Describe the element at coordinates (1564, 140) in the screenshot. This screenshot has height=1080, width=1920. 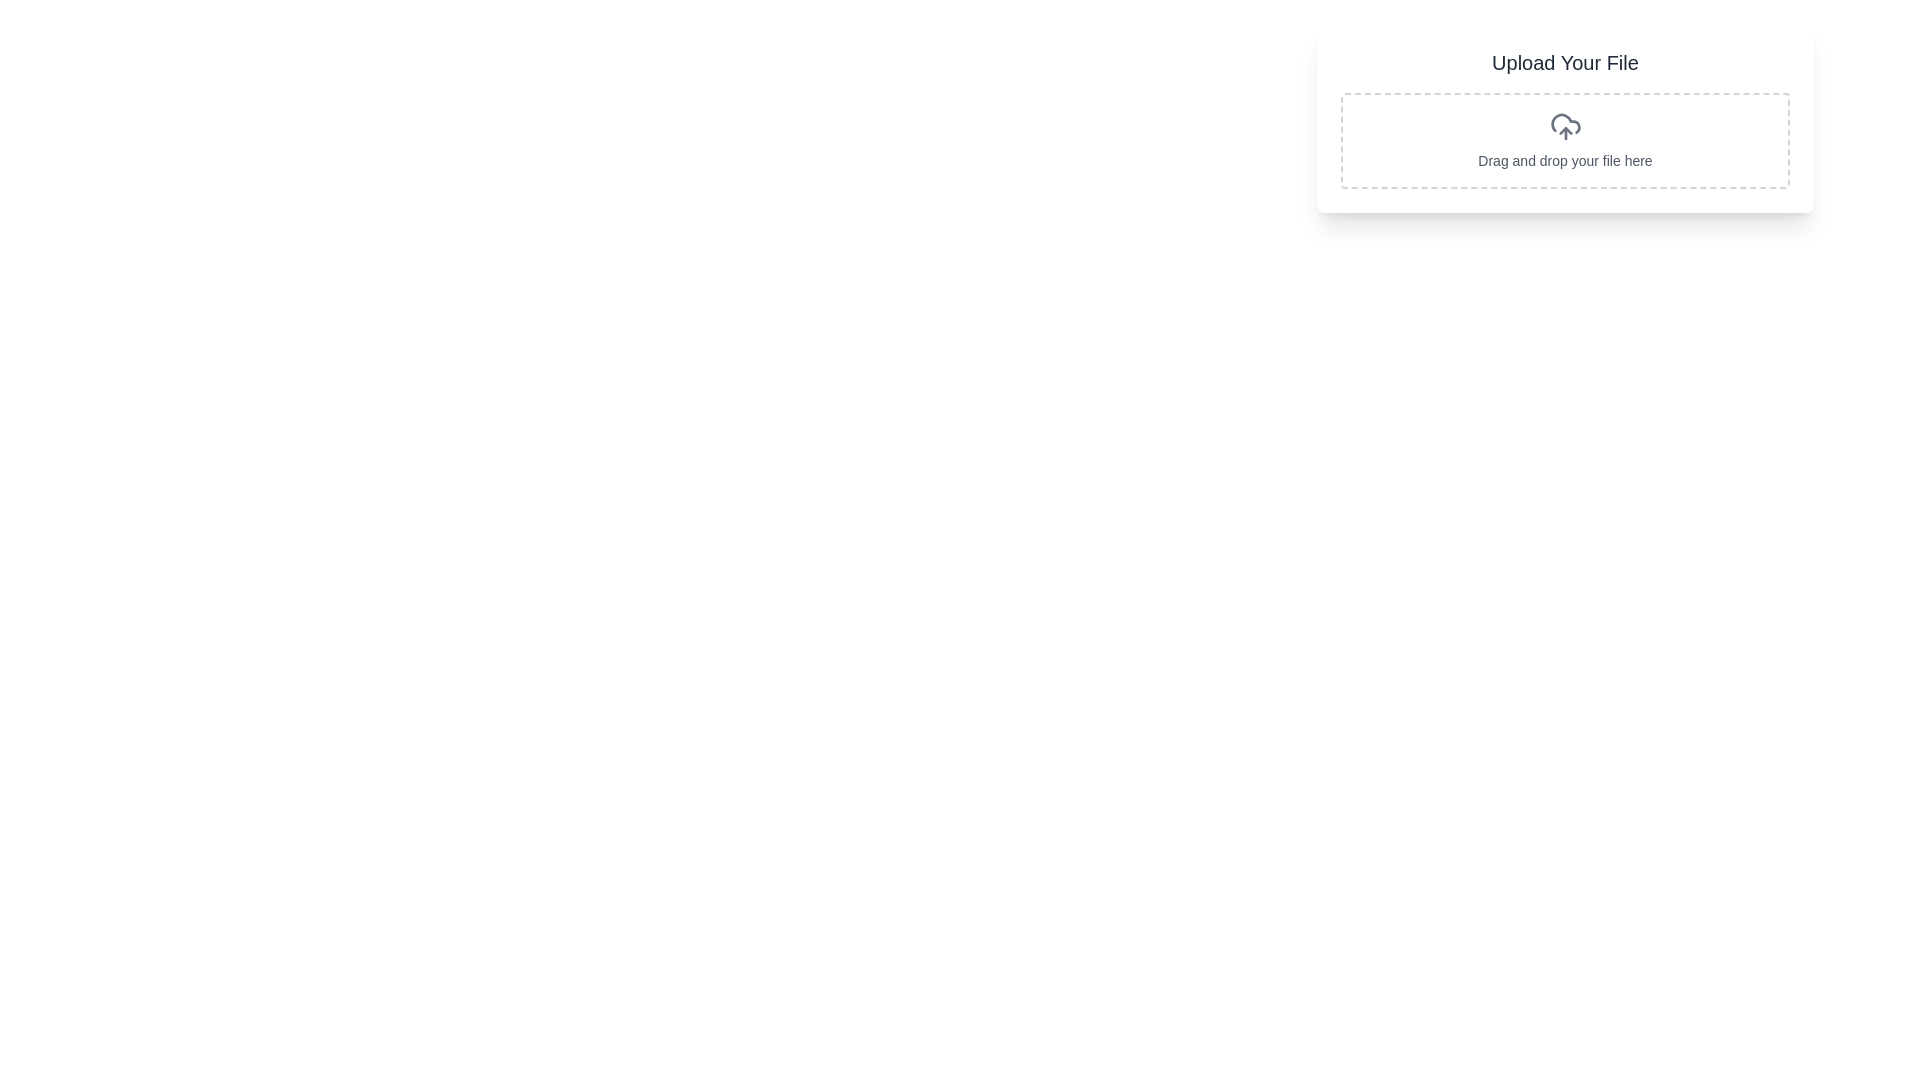
I see `and drop files onto the File Upload Zone located in the 'Upload Your File' card, positioned centrally below the title text` at that location.